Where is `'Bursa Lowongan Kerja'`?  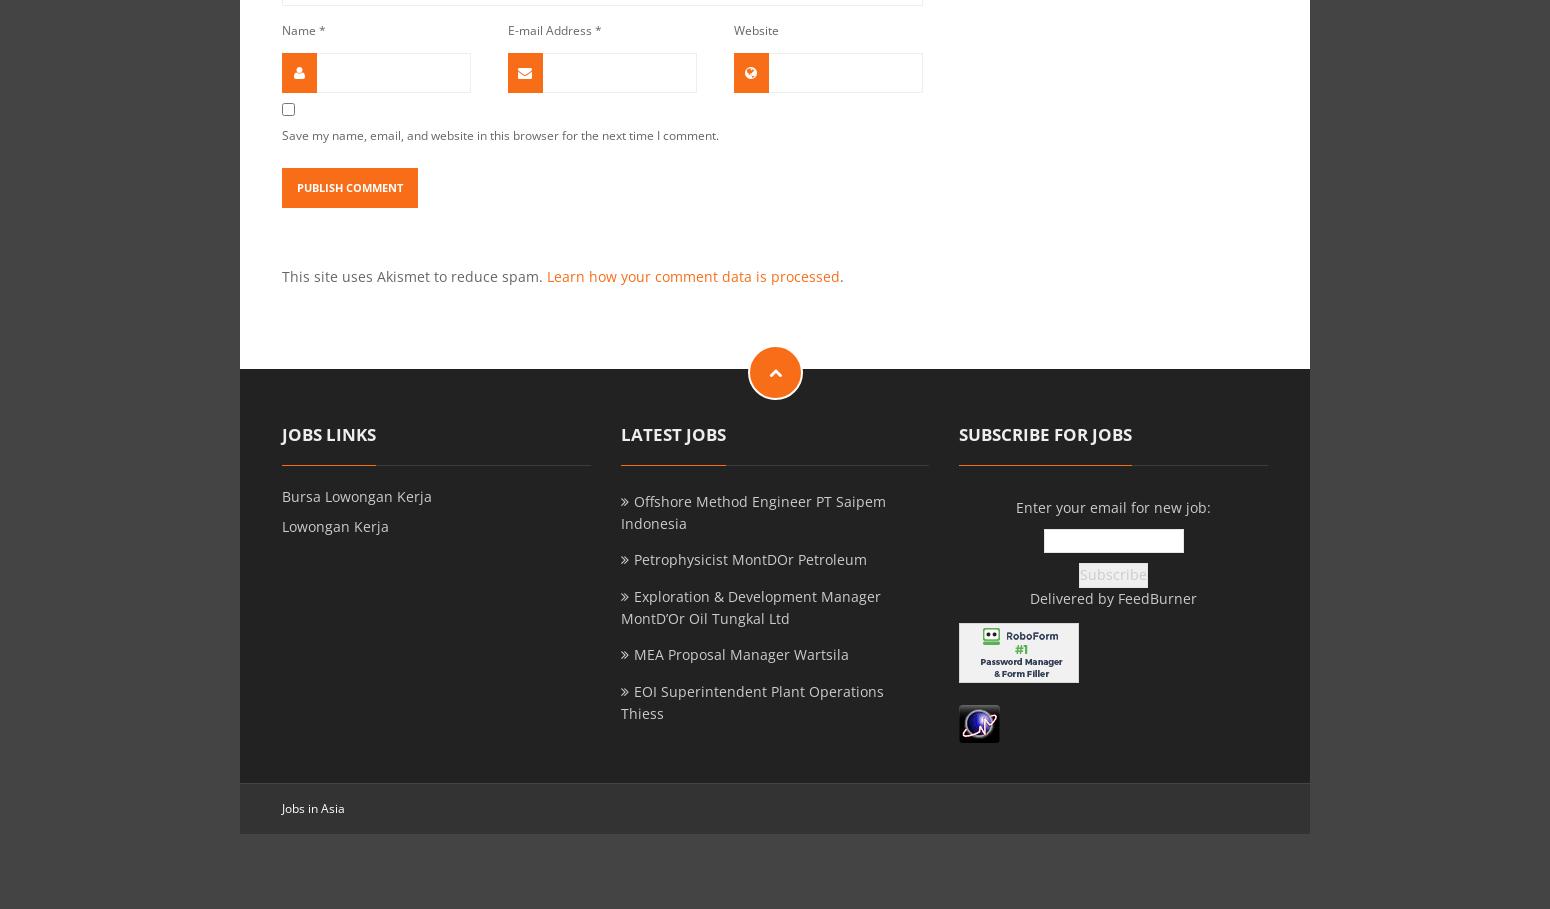
'Bursa Lowongan Kerja' is located at coordinates (355, 494).